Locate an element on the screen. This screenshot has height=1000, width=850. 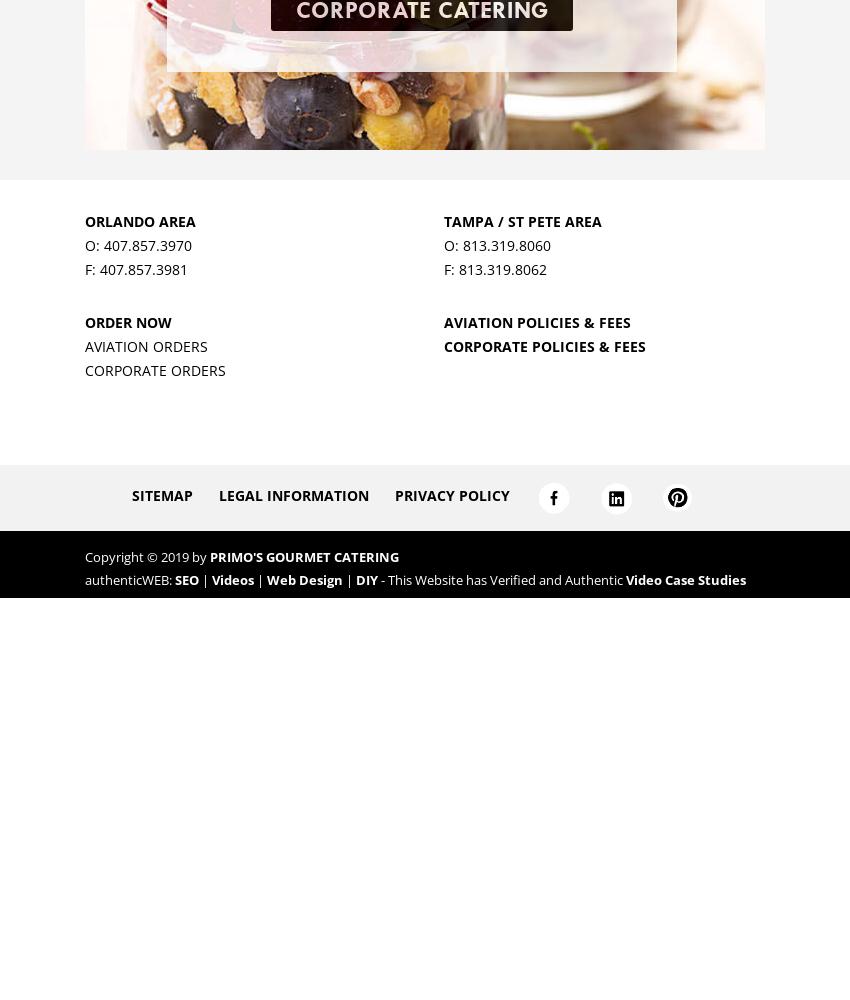
'DIY' is located at coordinates (354, 579).